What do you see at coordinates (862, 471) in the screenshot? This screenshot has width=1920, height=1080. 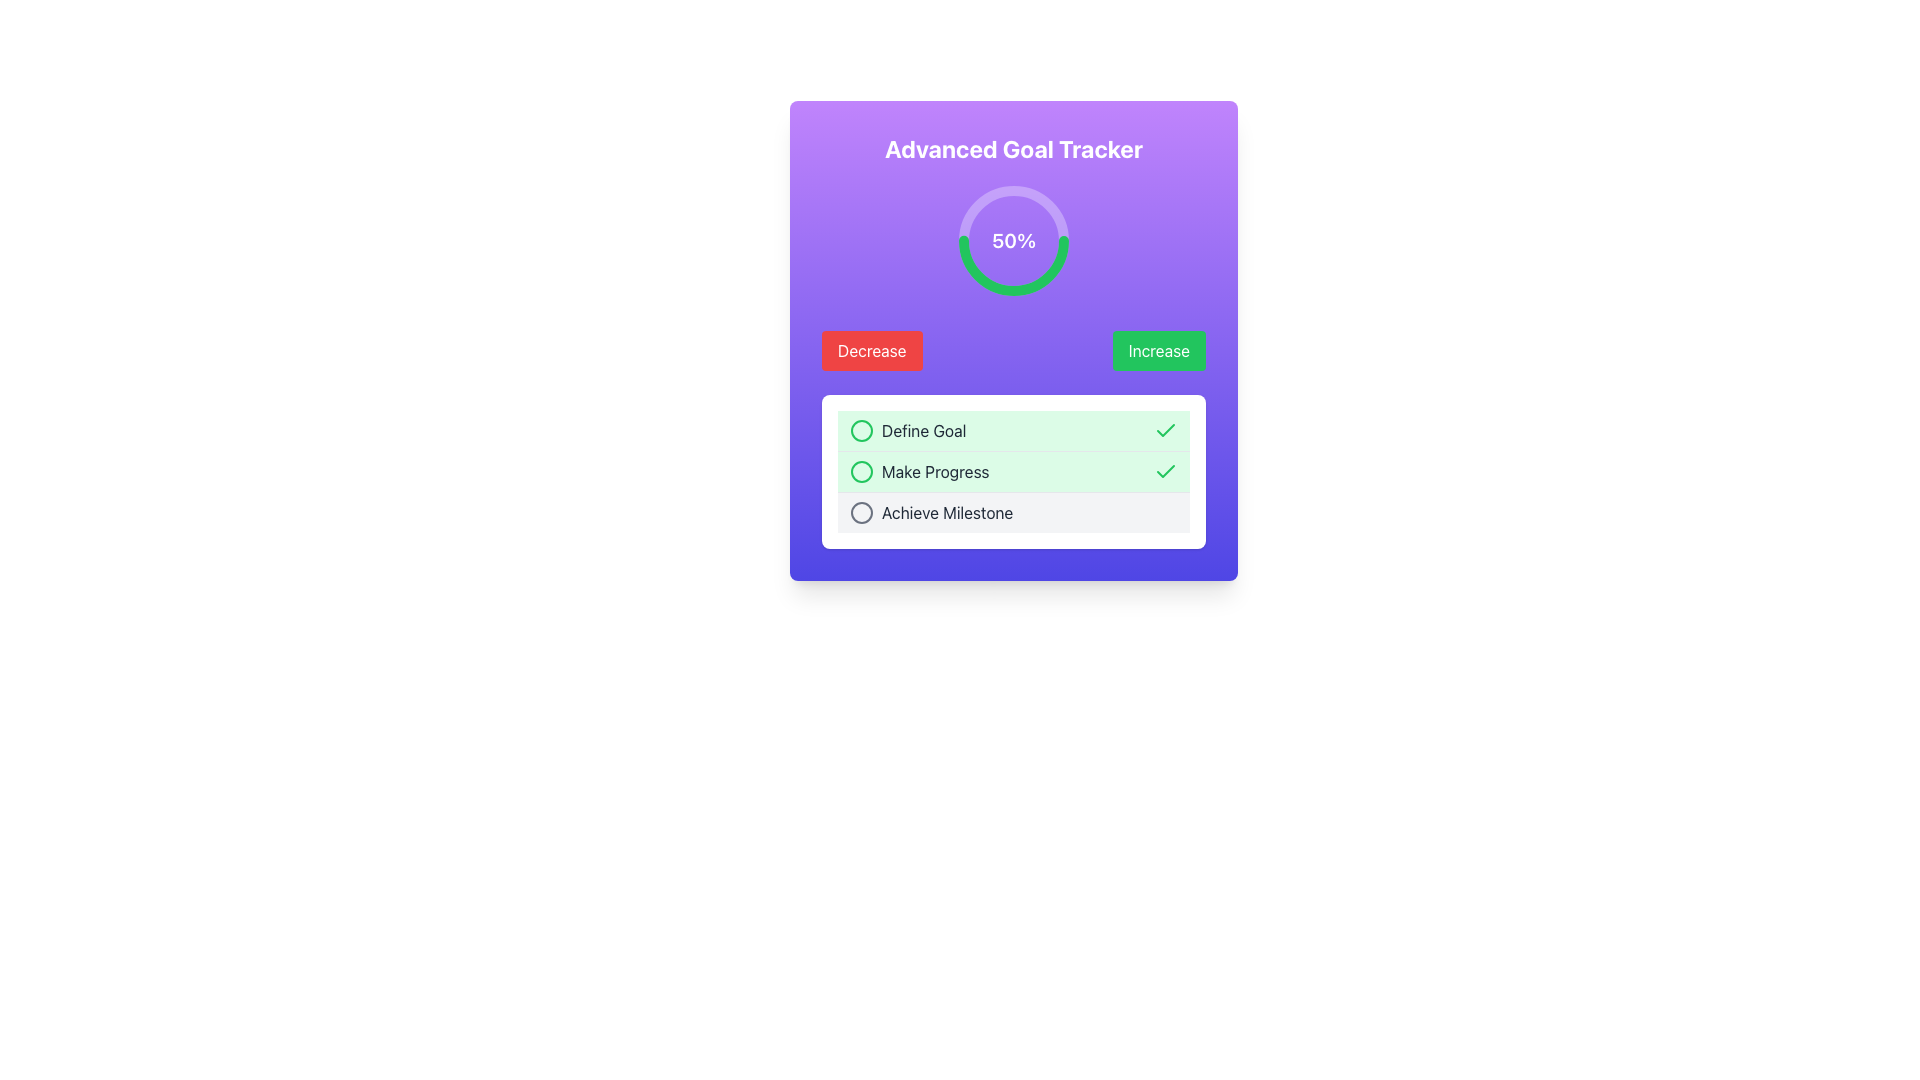 I see `the second circular checkbox or radio button indicating the status of the 'Make Progress' task within a card-like group with a purple background` at bounding box center [862, 471].